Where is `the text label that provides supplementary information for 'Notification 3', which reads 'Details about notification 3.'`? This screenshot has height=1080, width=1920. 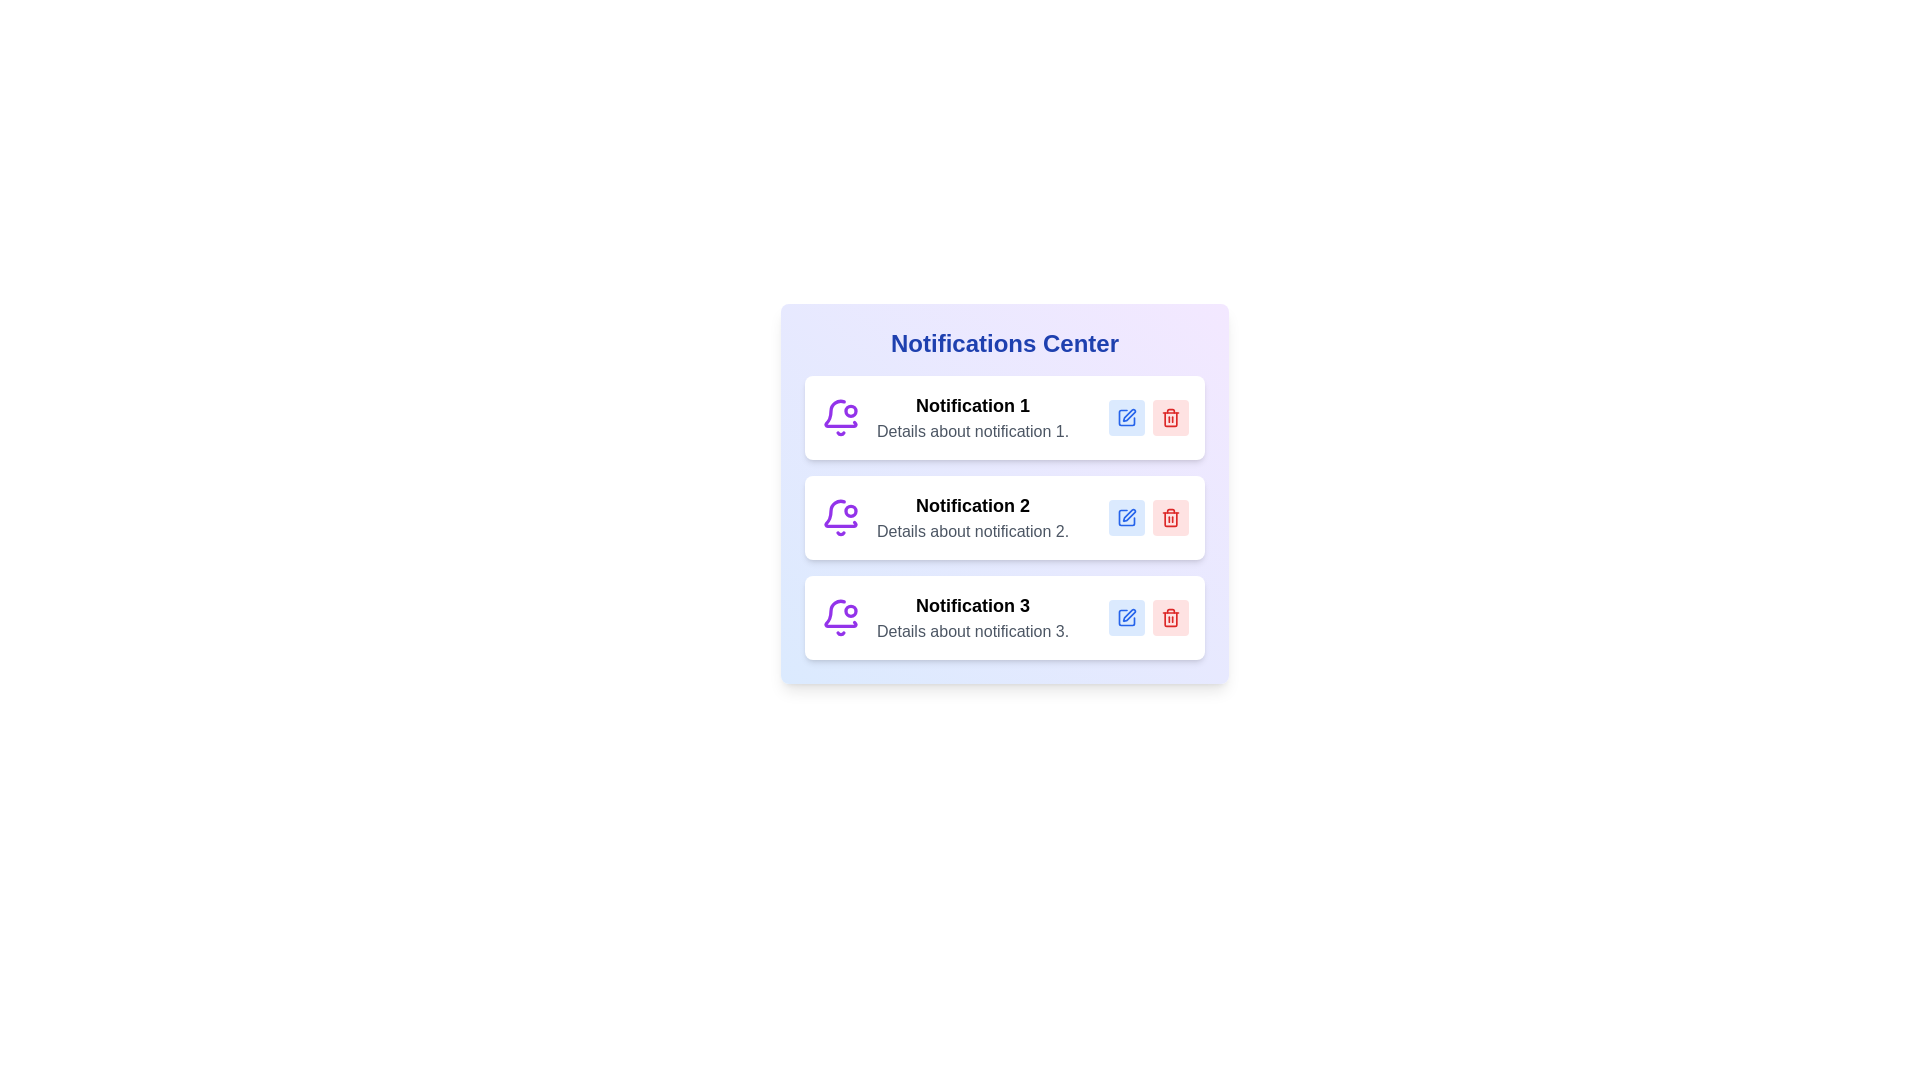
the text label that provides supplementary information for 'Notification 3', which reads 'Details about notification 3.' is located at coordinates (973, 632).